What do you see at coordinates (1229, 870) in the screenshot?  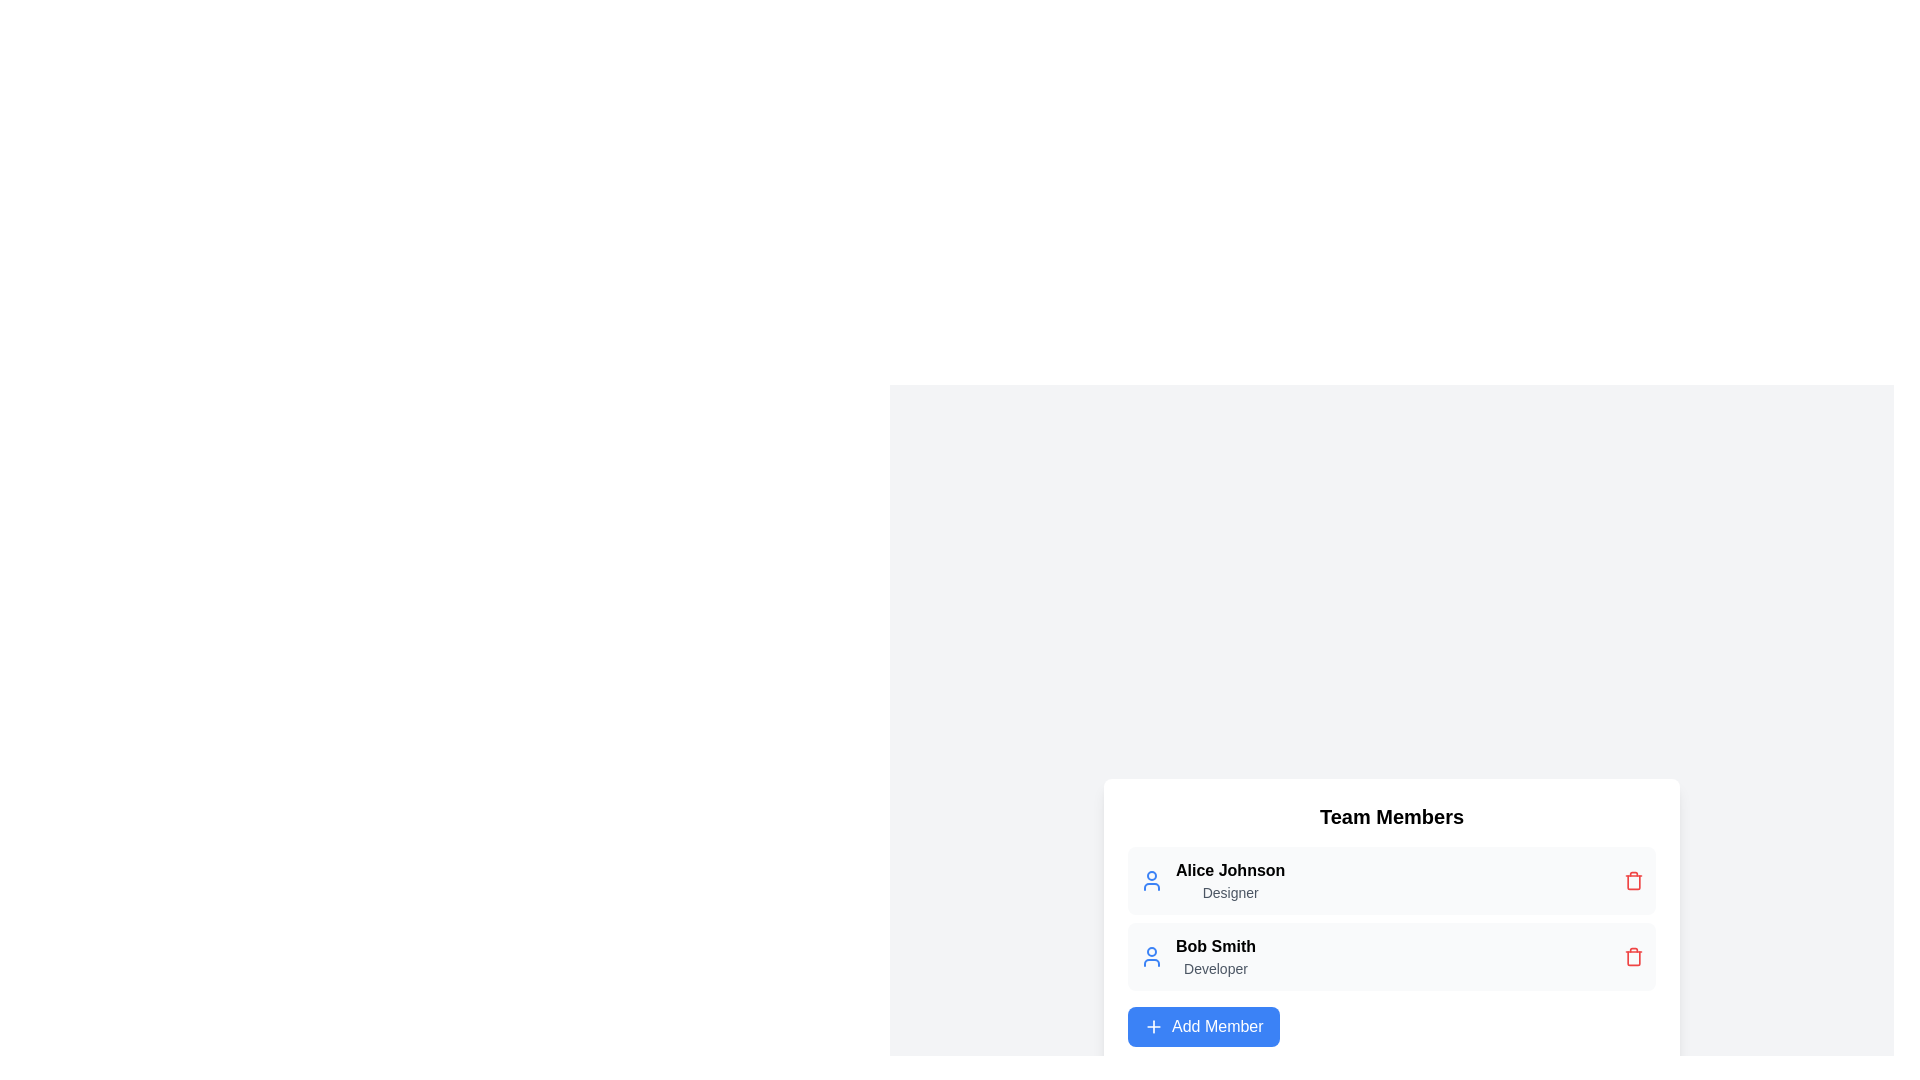 I see `the text label displaying 'Alice Johnson', which is styled in bold and located at the top of the member list under the 'Team Members' section` at bounding box center [1229, 870].